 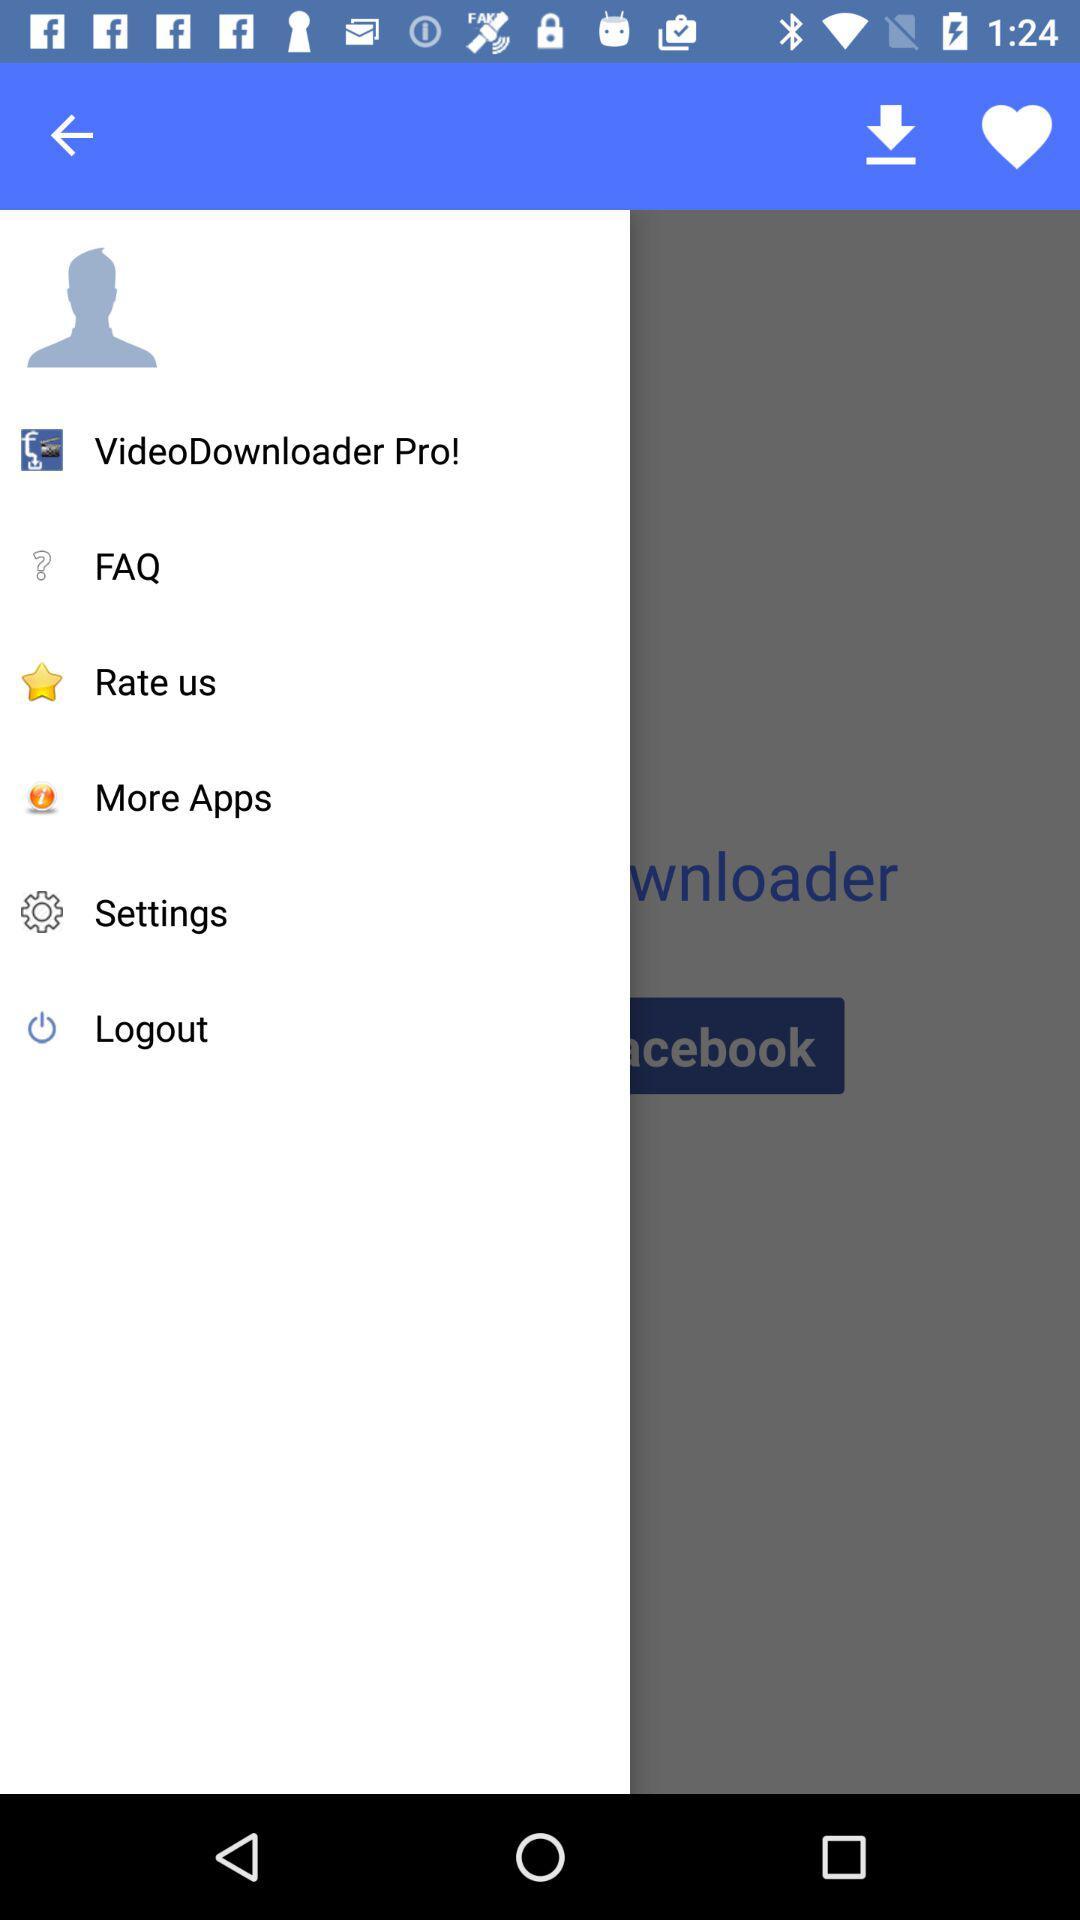 I want to click on icon above public videodownloader, so click(x=183, y=795).